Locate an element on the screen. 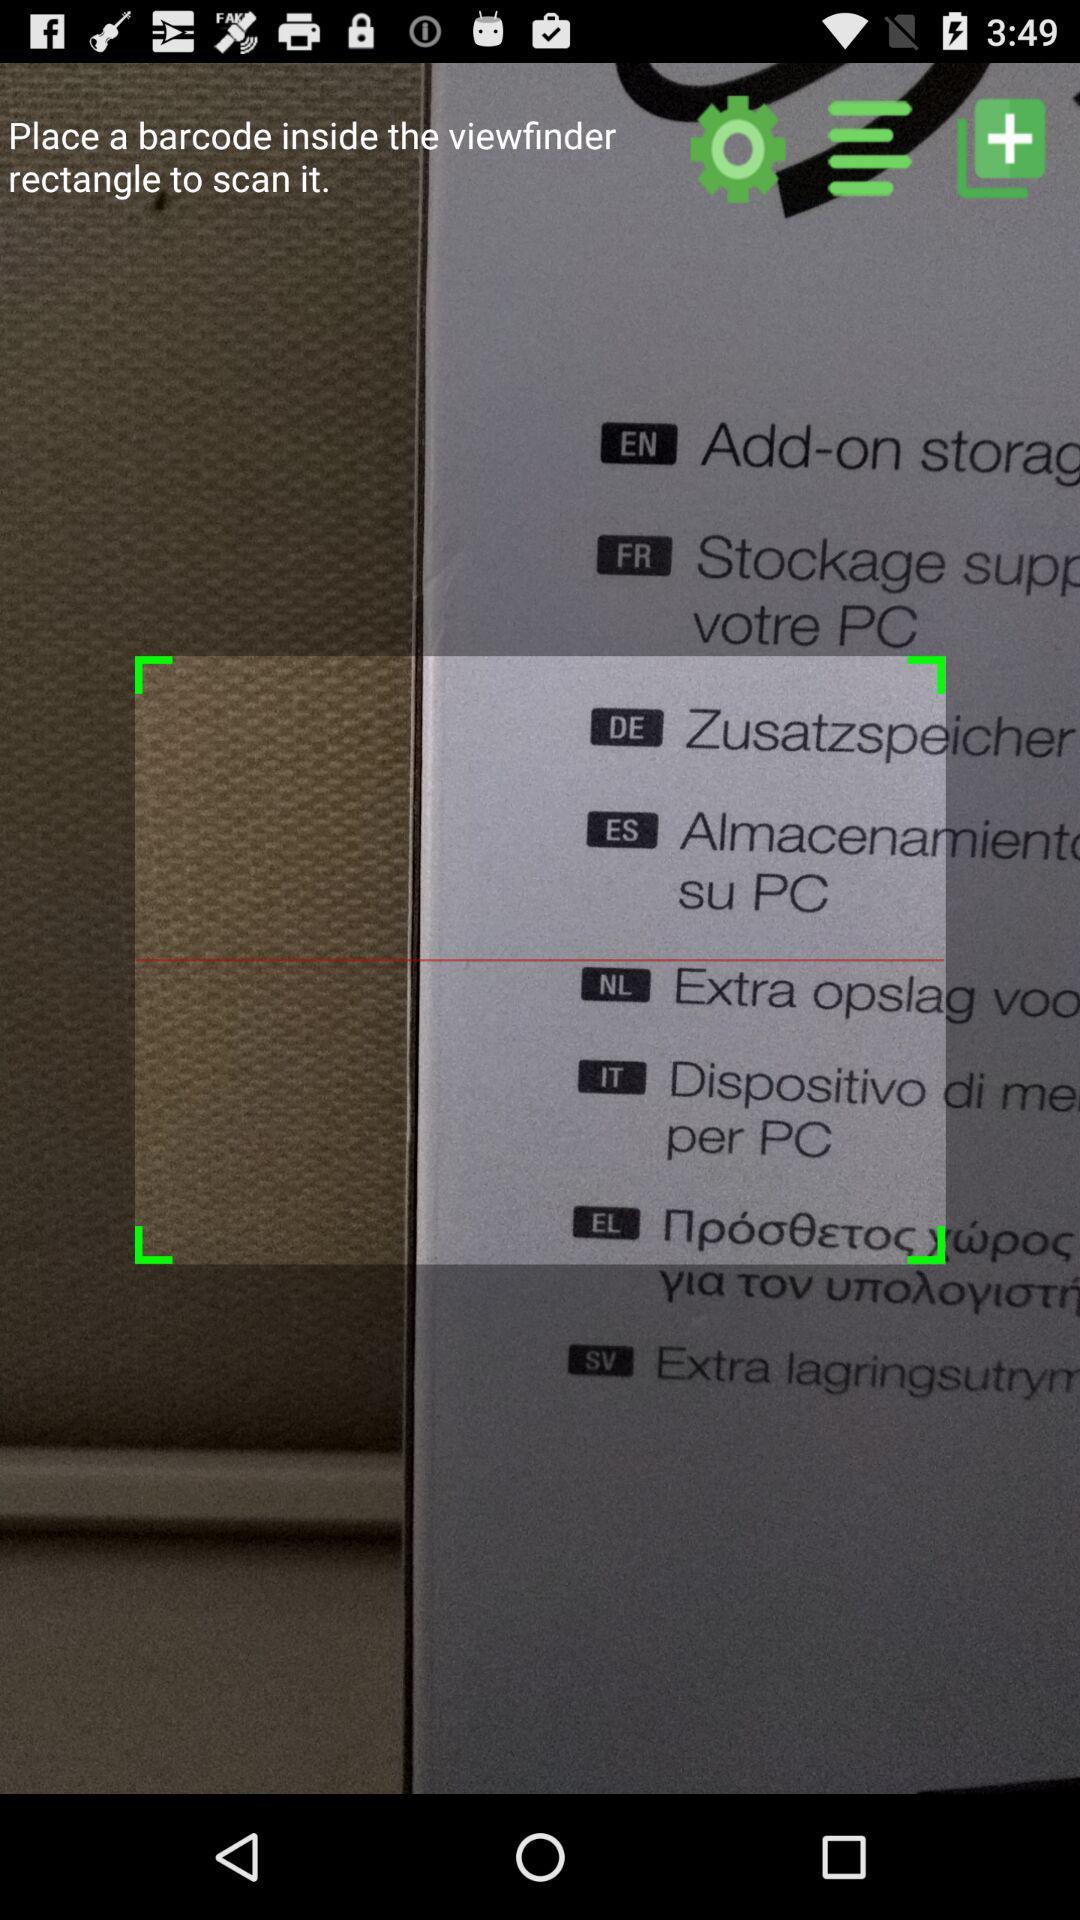 Image resolution: width=1080 pixels, height=1920 pixels. image is located at coordinates (1001, 147).